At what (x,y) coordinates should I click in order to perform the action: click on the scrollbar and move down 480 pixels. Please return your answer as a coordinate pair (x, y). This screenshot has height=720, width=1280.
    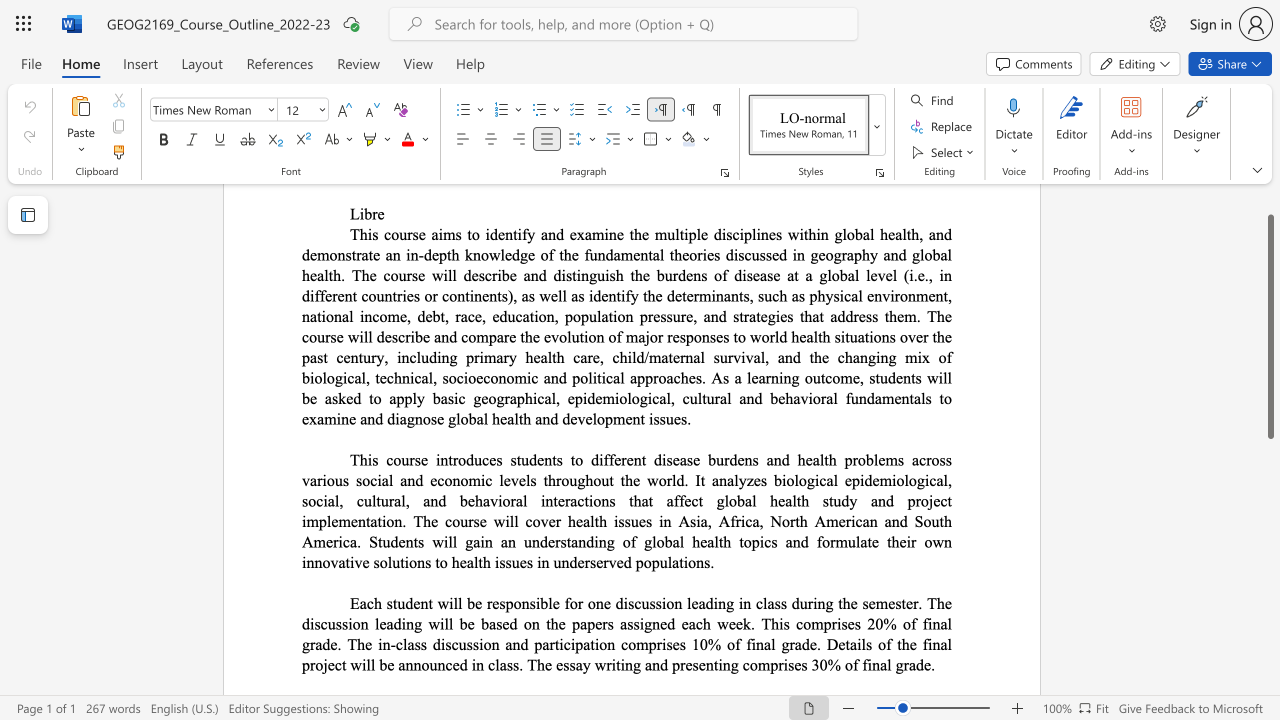
    Looking at the image, I should click on (1269, 325).